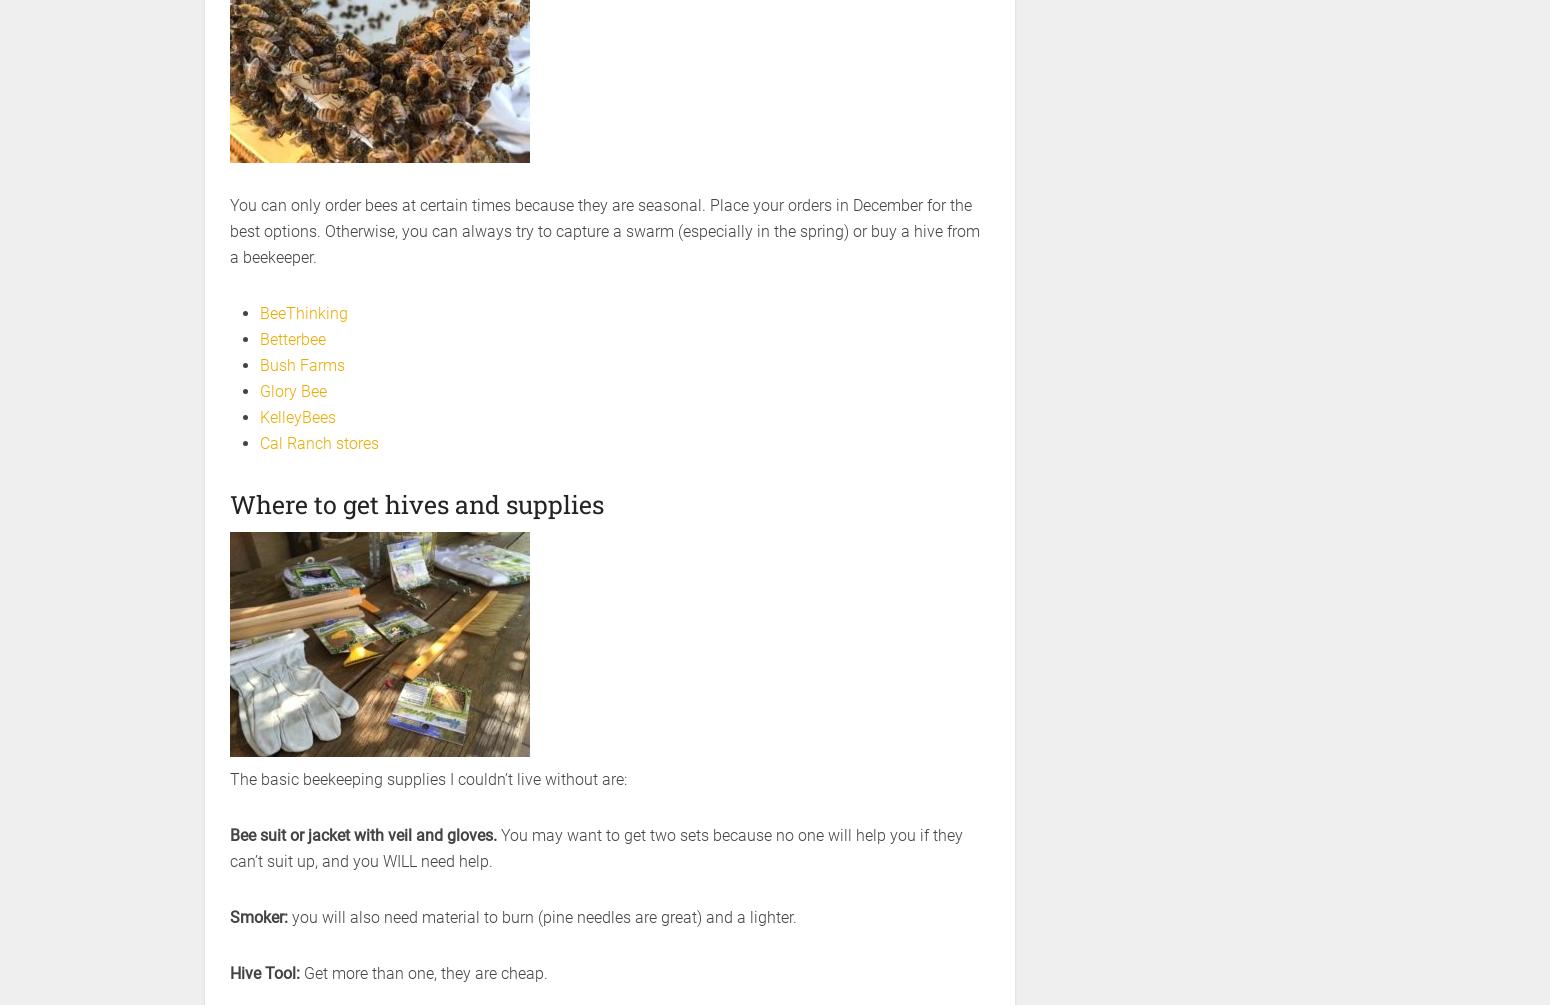  I want to click on 'Get more than one, they are cheap.', so click(425, 972).